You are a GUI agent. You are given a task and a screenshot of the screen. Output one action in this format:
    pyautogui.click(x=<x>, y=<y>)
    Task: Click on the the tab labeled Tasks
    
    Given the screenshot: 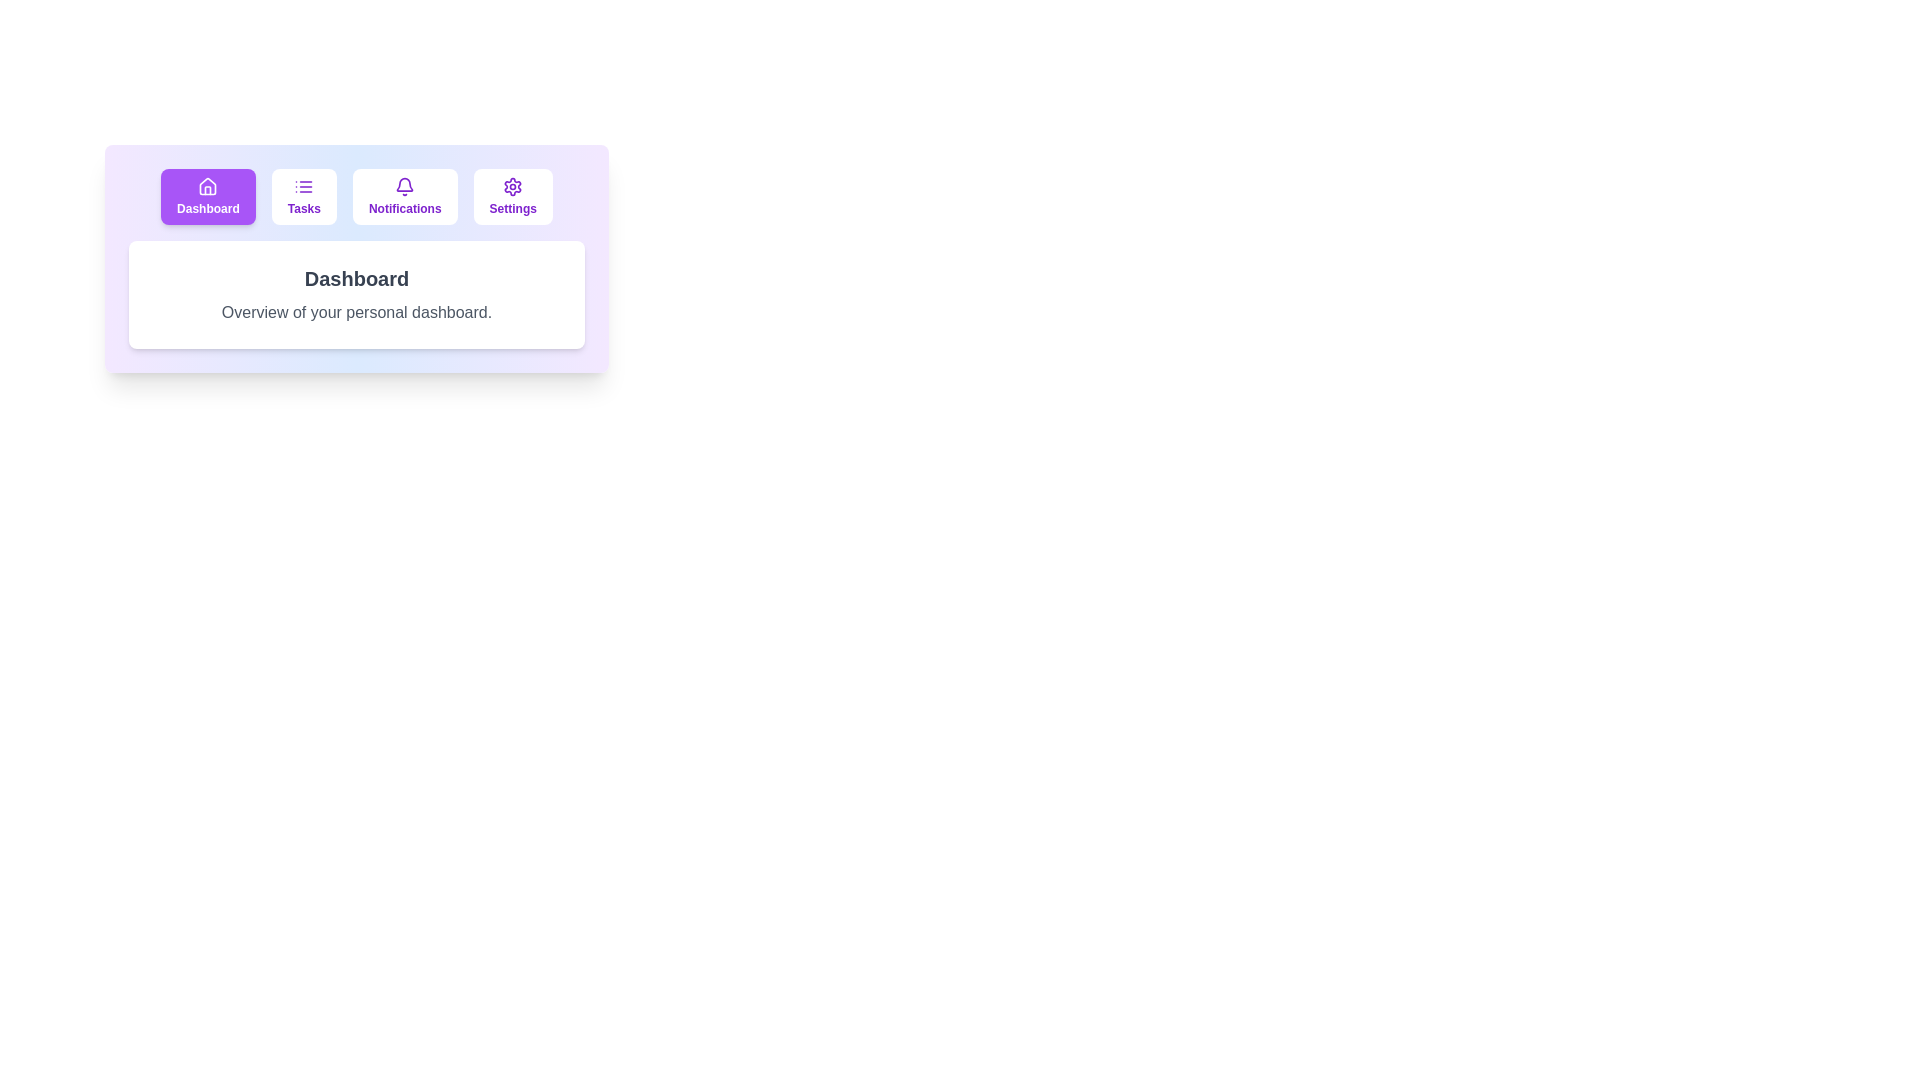 What is the action you would take?
    pyautogui.click(x=302, y=196)
    